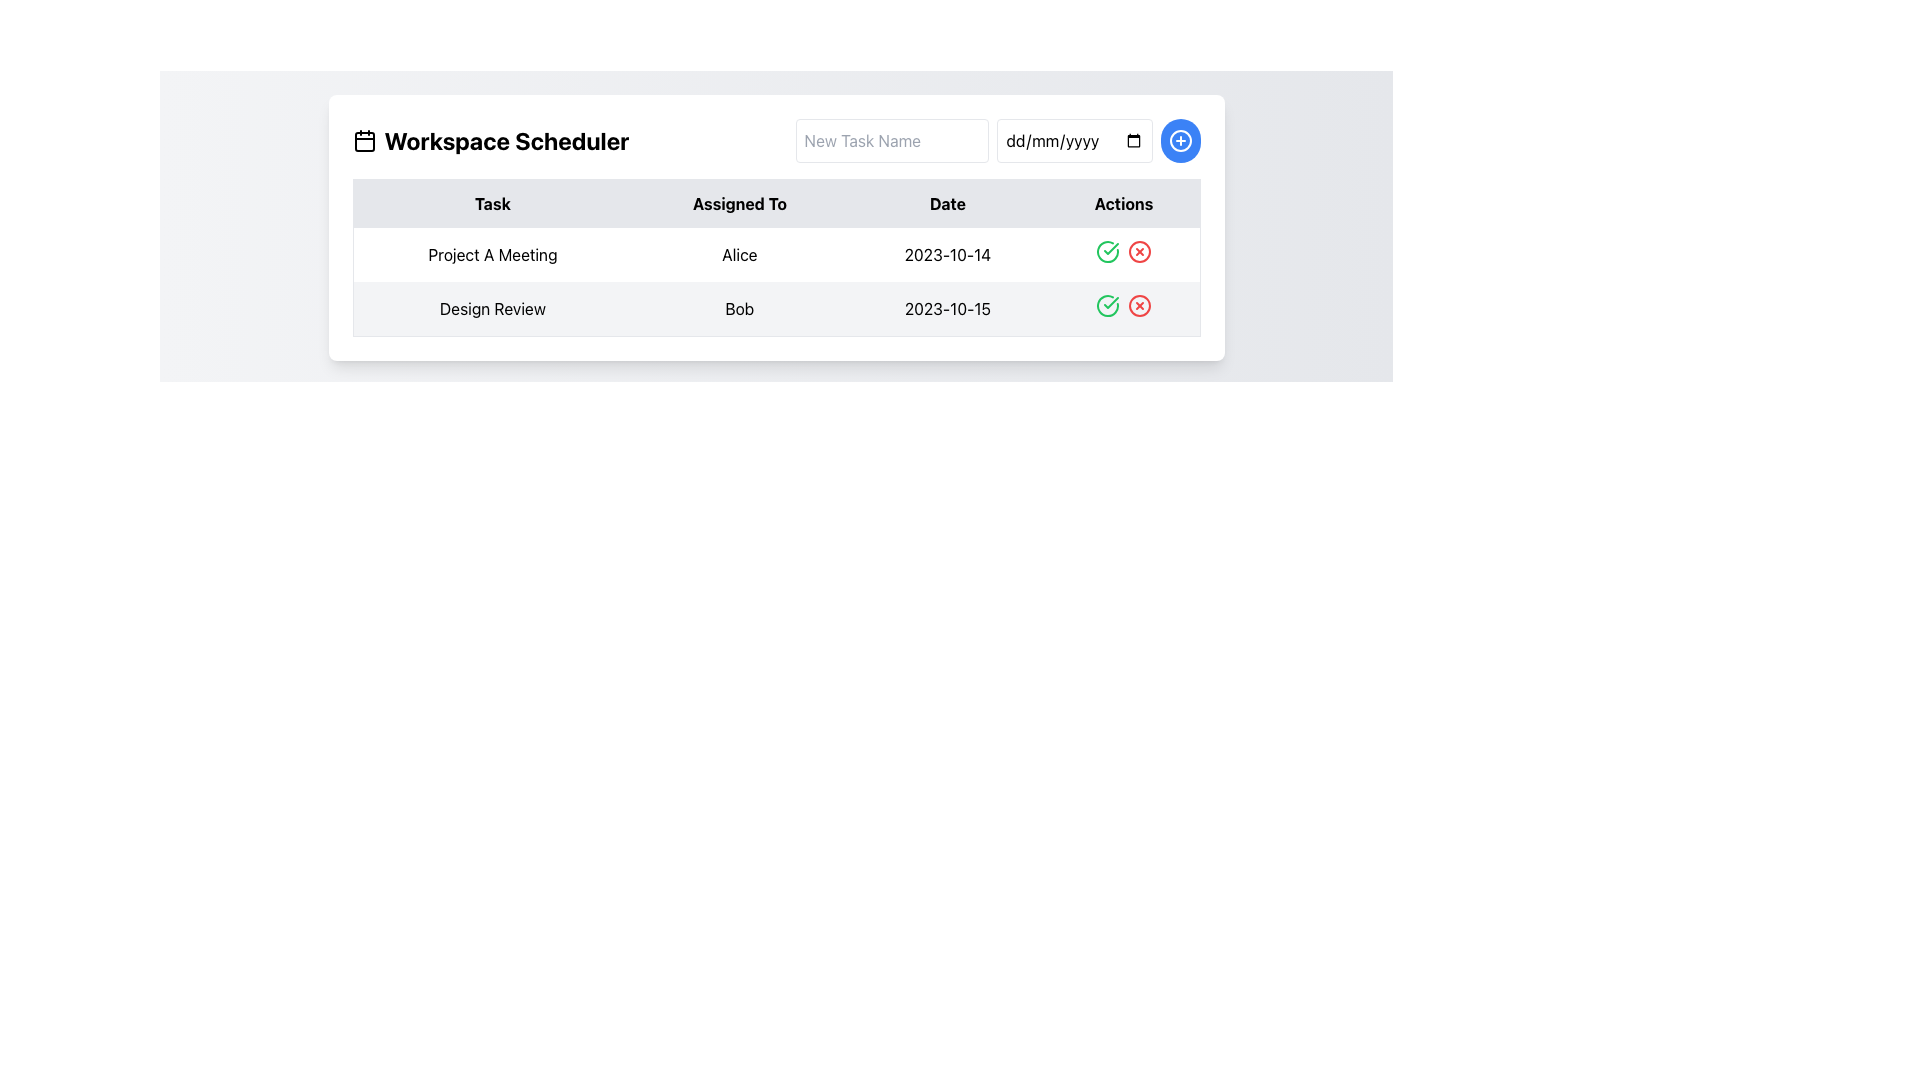 The image size is (1920, 1080). I want to click on the action confirmation icon in the 'Actions' column of the second row in the table for the task 'Design Review', so click(1110, 303).